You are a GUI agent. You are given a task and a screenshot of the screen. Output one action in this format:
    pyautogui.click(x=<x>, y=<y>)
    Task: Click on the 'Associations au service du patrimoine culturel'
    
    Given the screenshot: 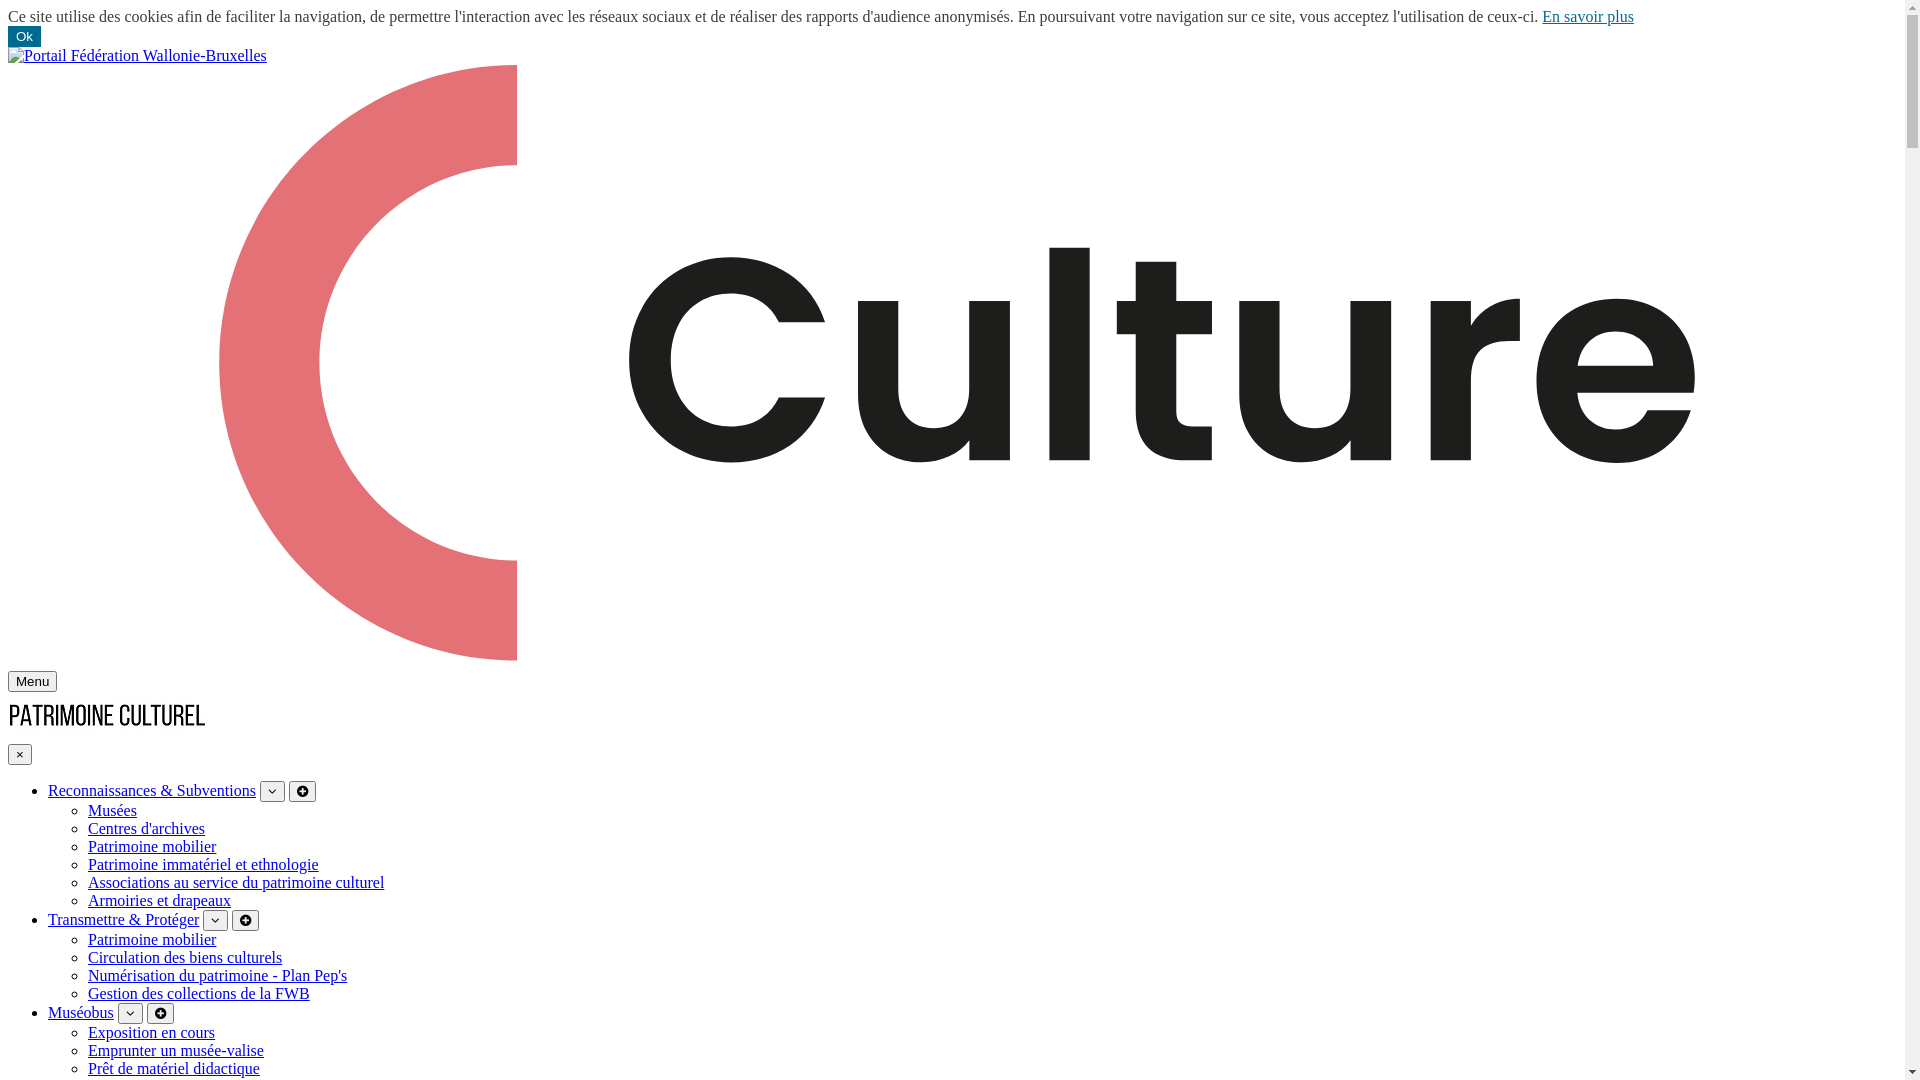 What is the action you would take?
    pyautogui.click(x=235, y=881)
    